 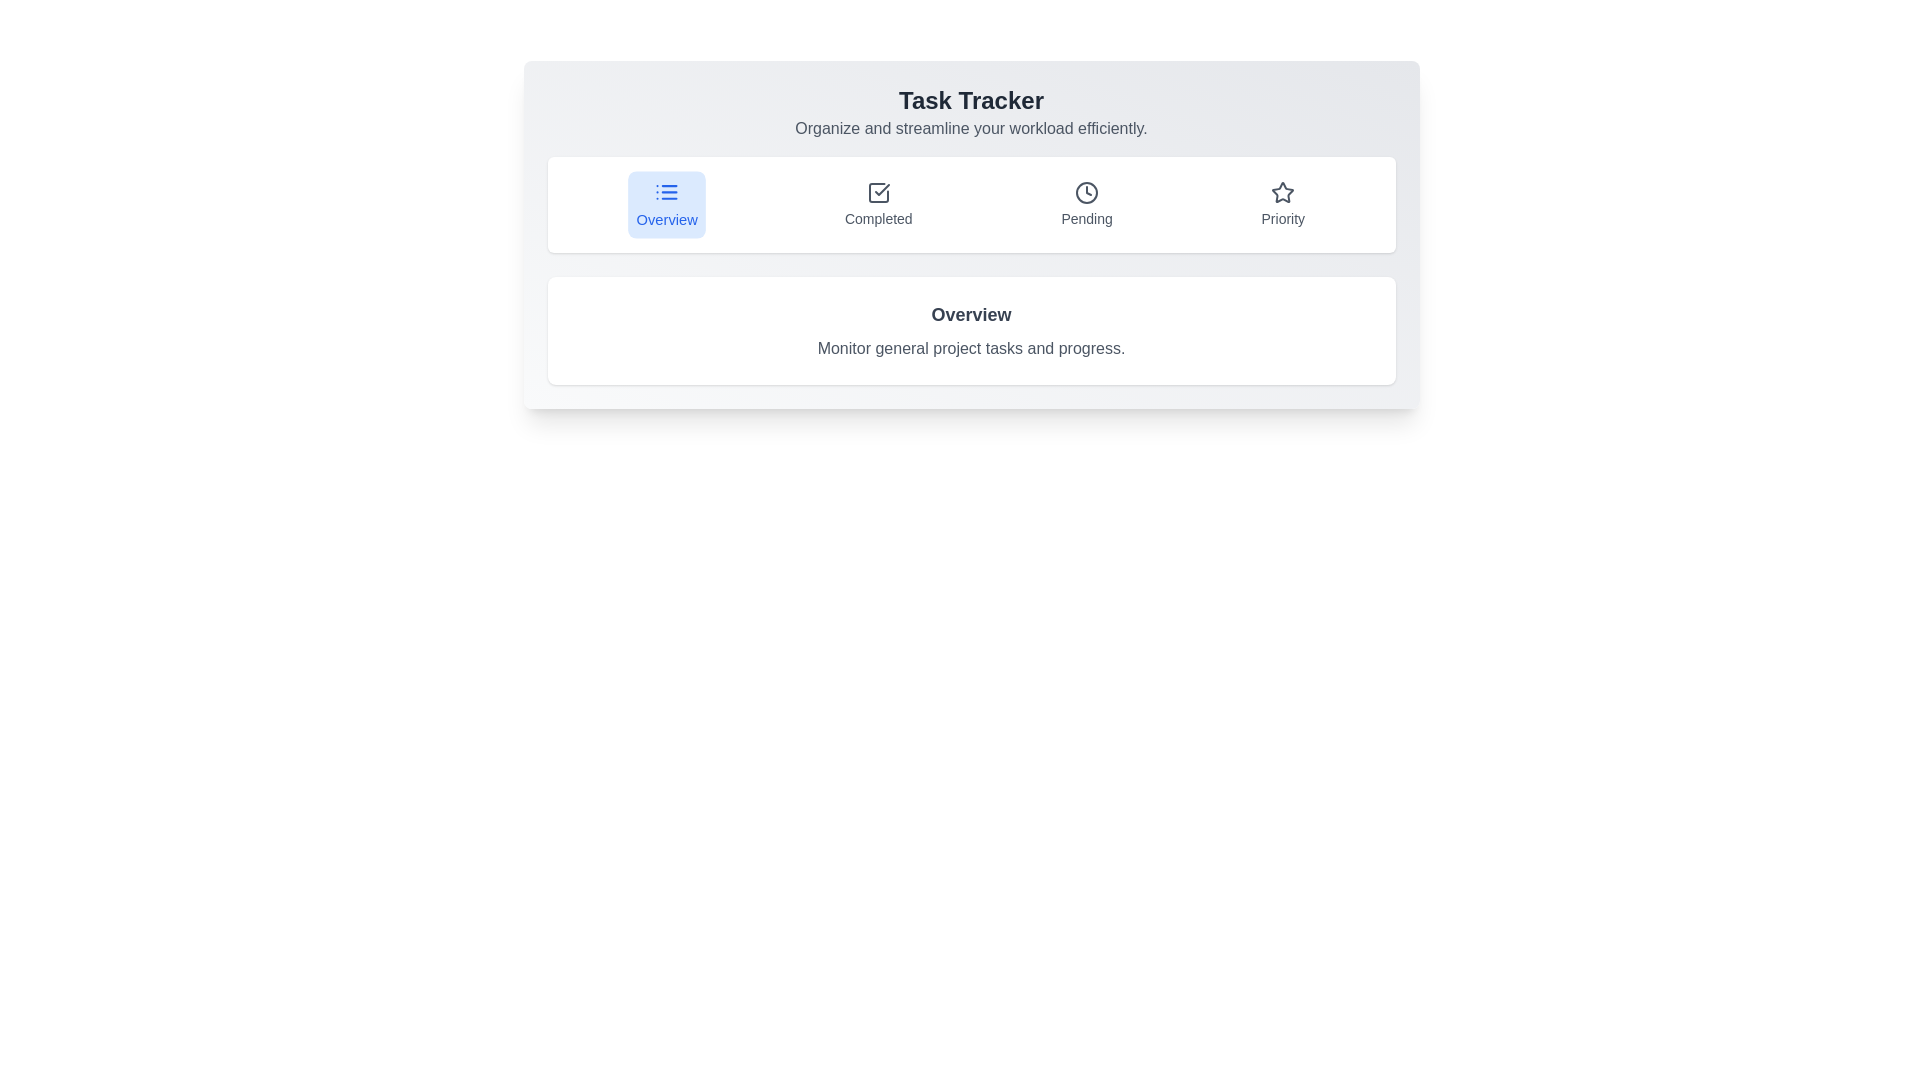 What do you see at coordinates (1282, 204) in the screenshot?
I see `the Priority tab to view its content` at bounding box center [1282, 204].